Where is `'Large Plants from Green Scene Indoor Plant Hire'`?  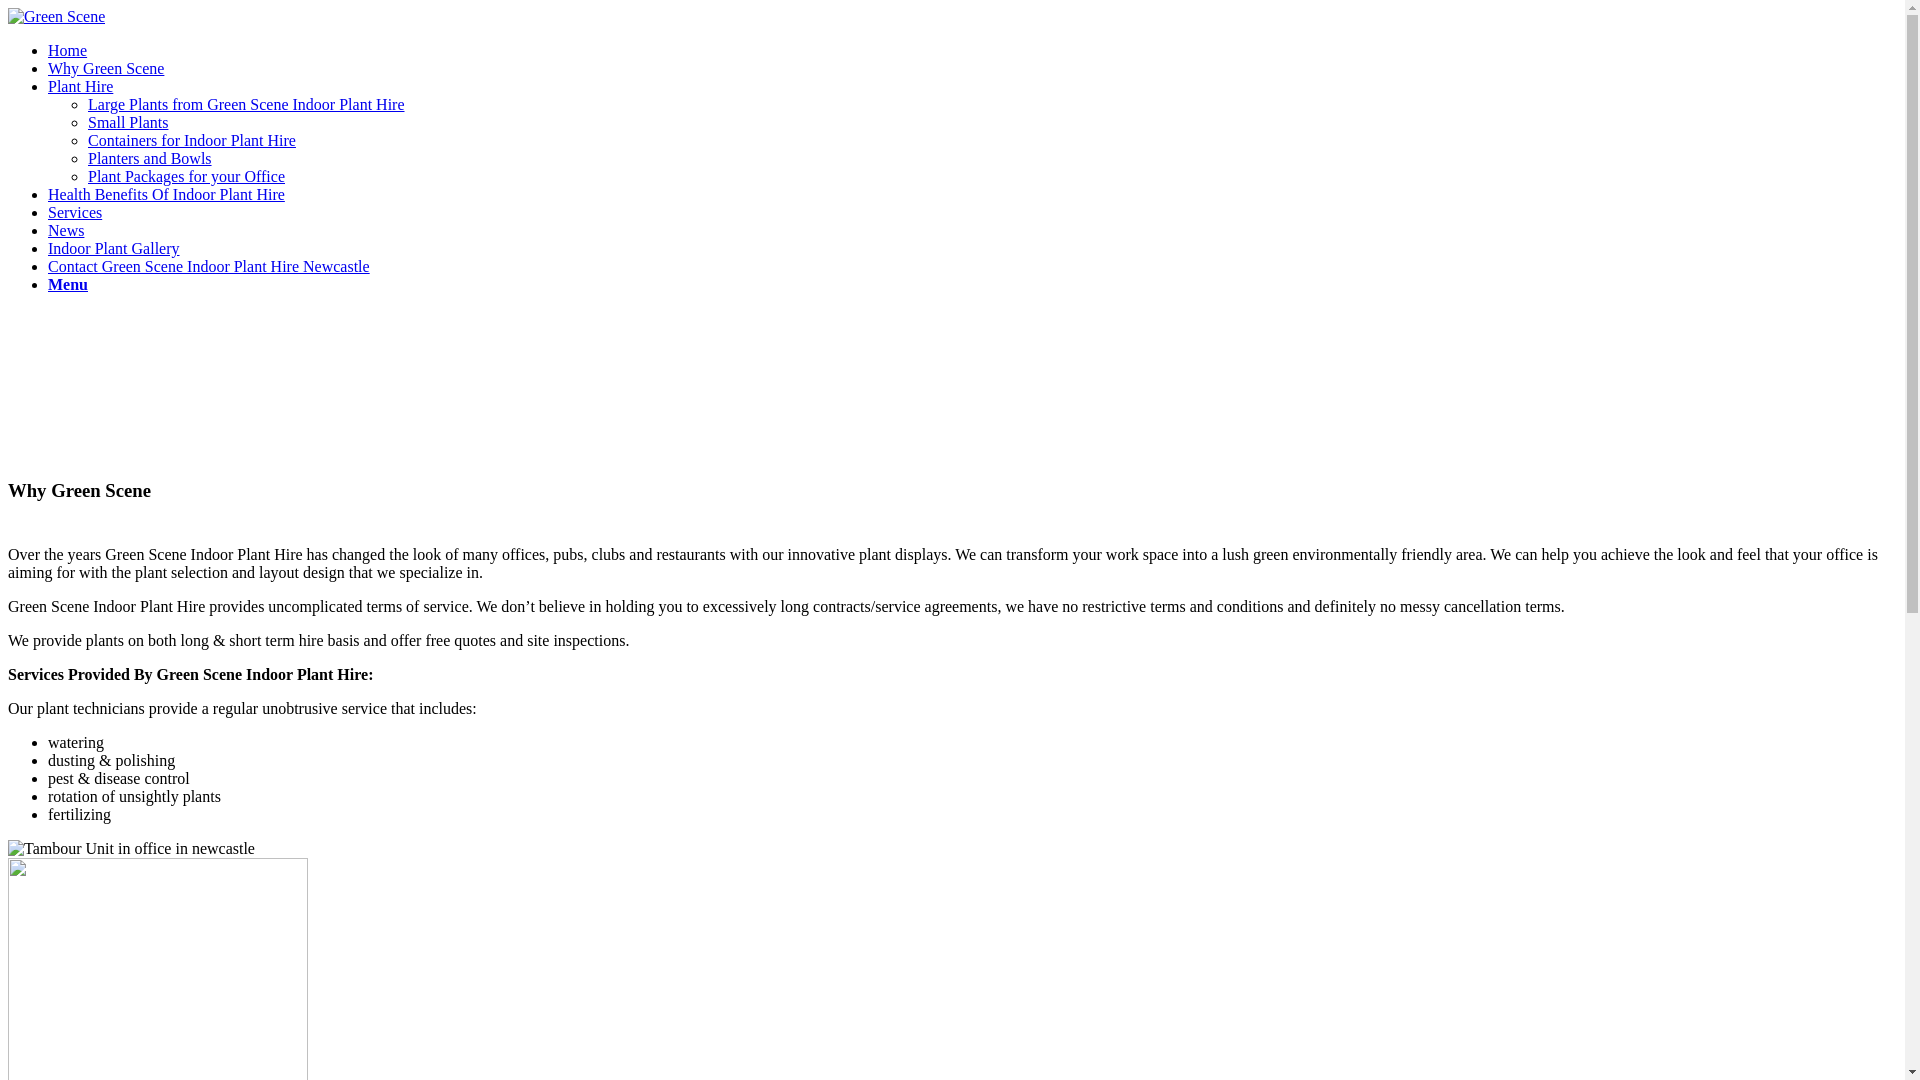 'Large Plants from Green Scene Indoor Plant Hire' is located at coordinates (86, 104).